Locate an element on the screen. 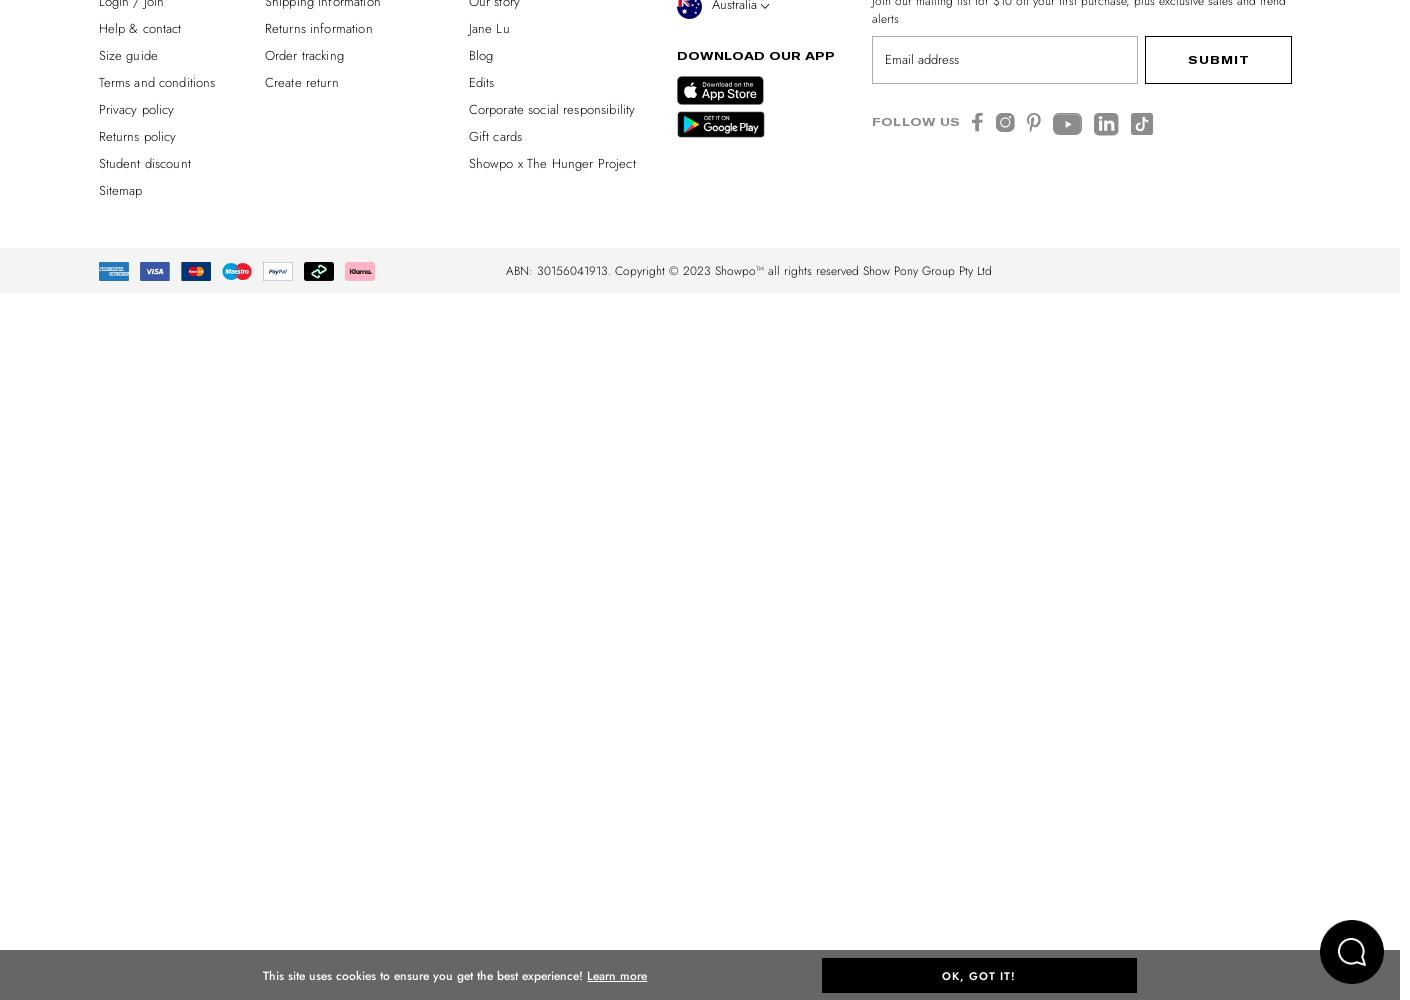  'Returns policy' is located at coordinates (137, 135).